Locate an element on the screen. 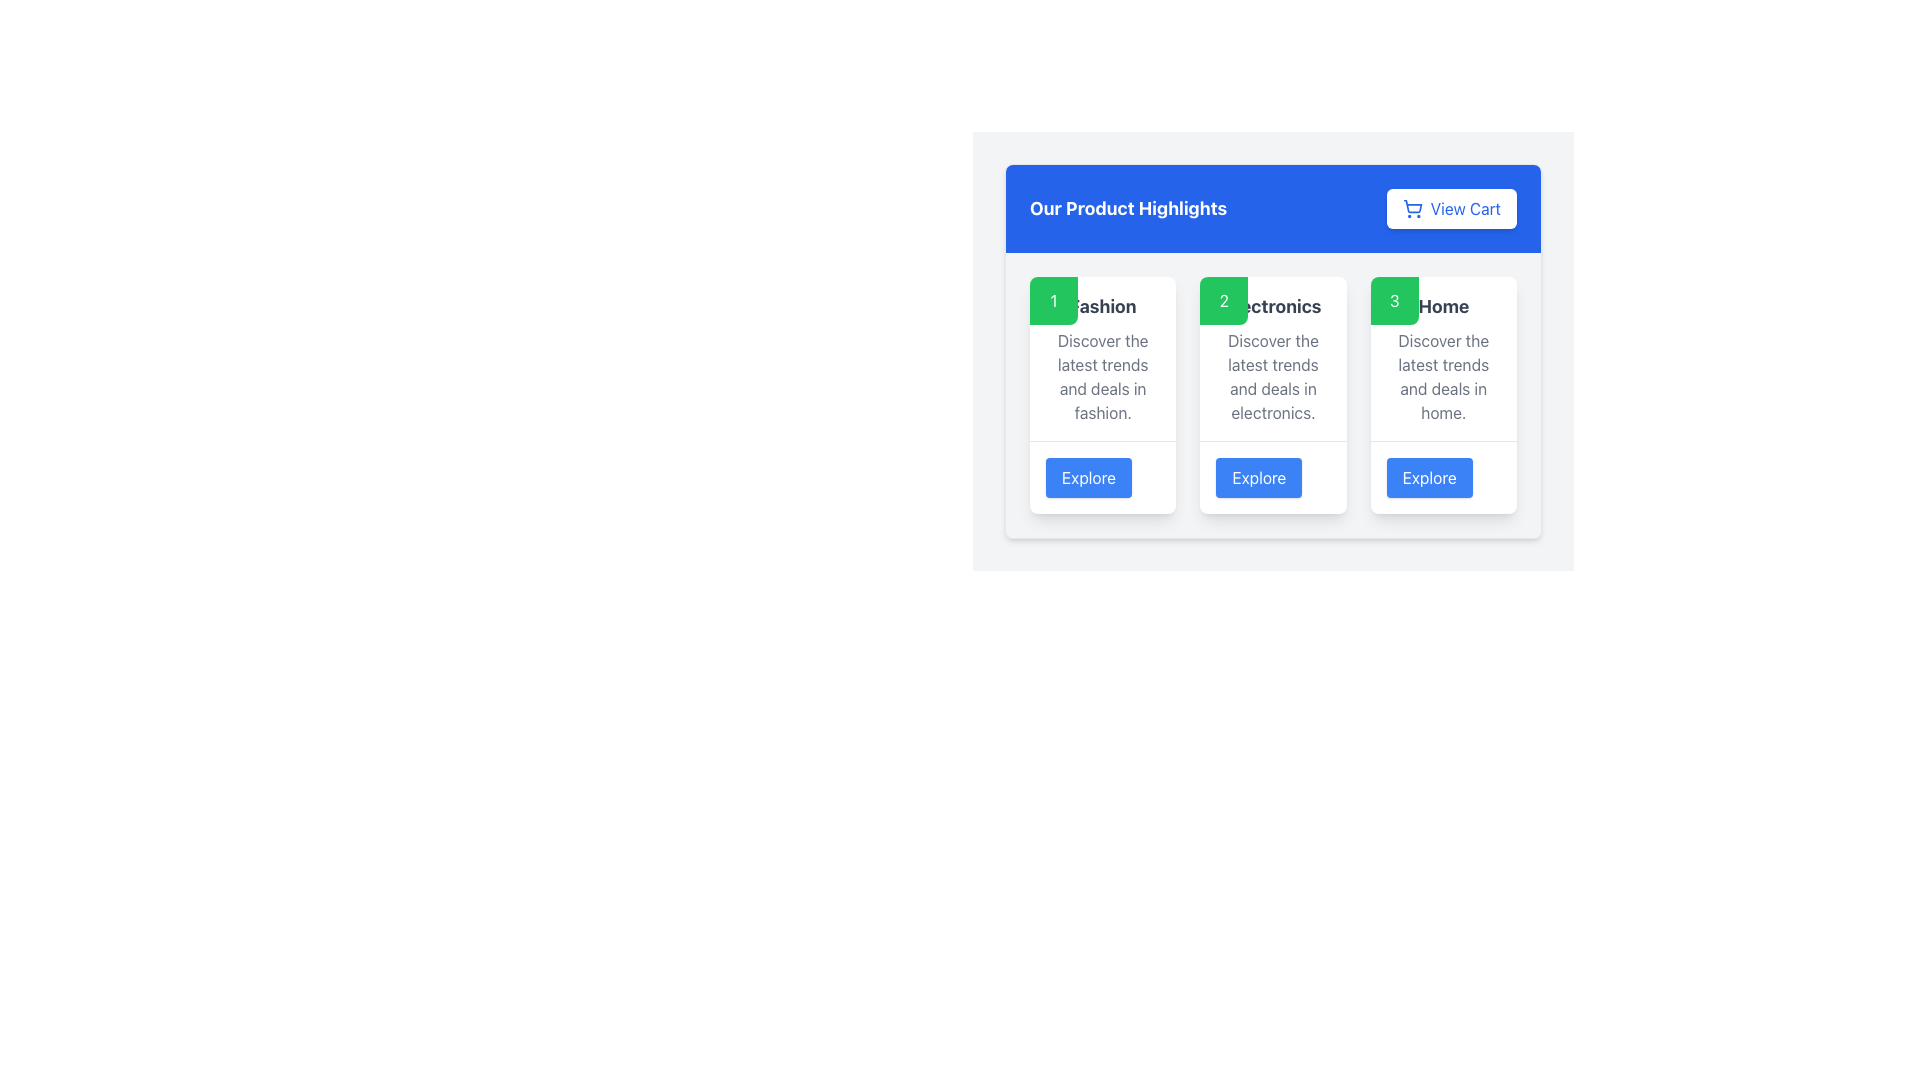 The image size is (1920, 1080). the informational card content block titled 'Electronics', which features a bold heading and descriptive text, located in the center column of a three-column layout is located at coordinates (1272, 357).